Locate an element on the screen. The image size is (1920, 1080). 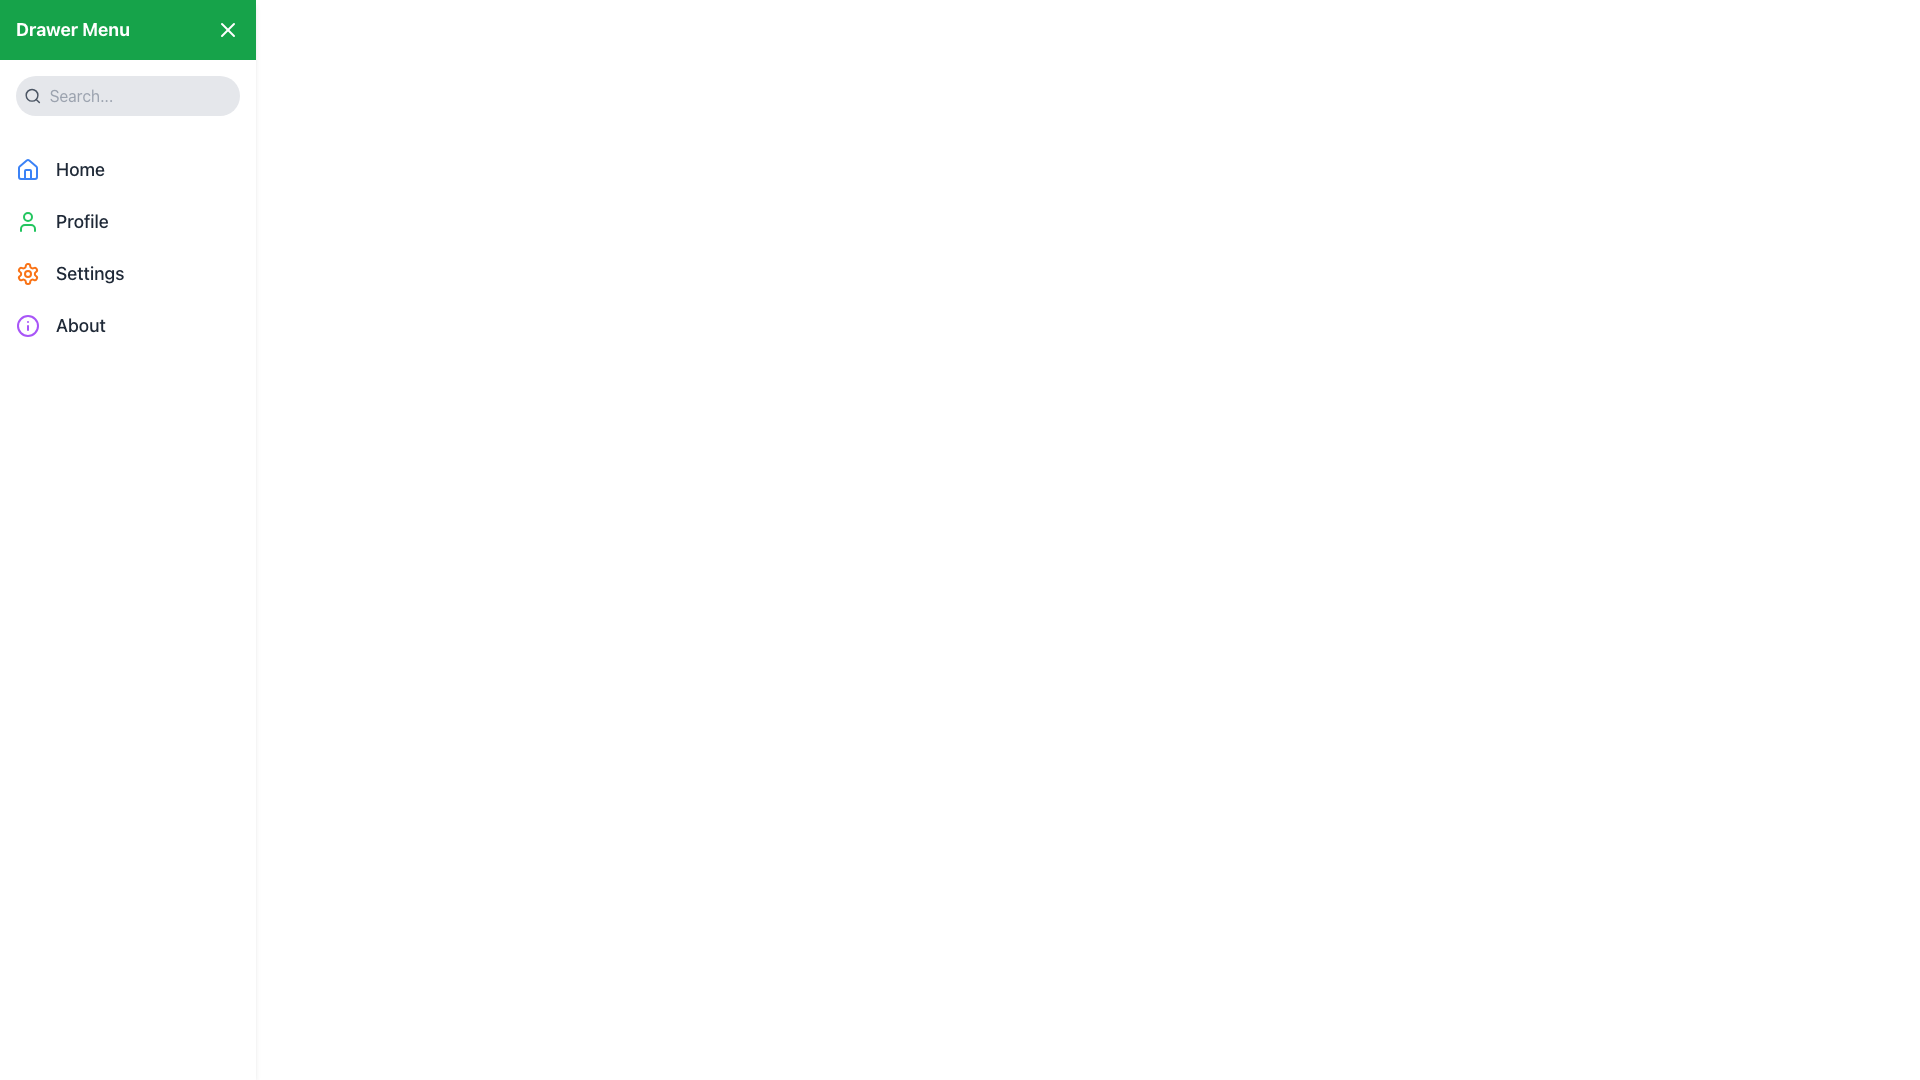
the 'Profile' text label, which is styled in bold and aligned to the right of a user icon in the sidebar menu is located at coordinates (81, 222).